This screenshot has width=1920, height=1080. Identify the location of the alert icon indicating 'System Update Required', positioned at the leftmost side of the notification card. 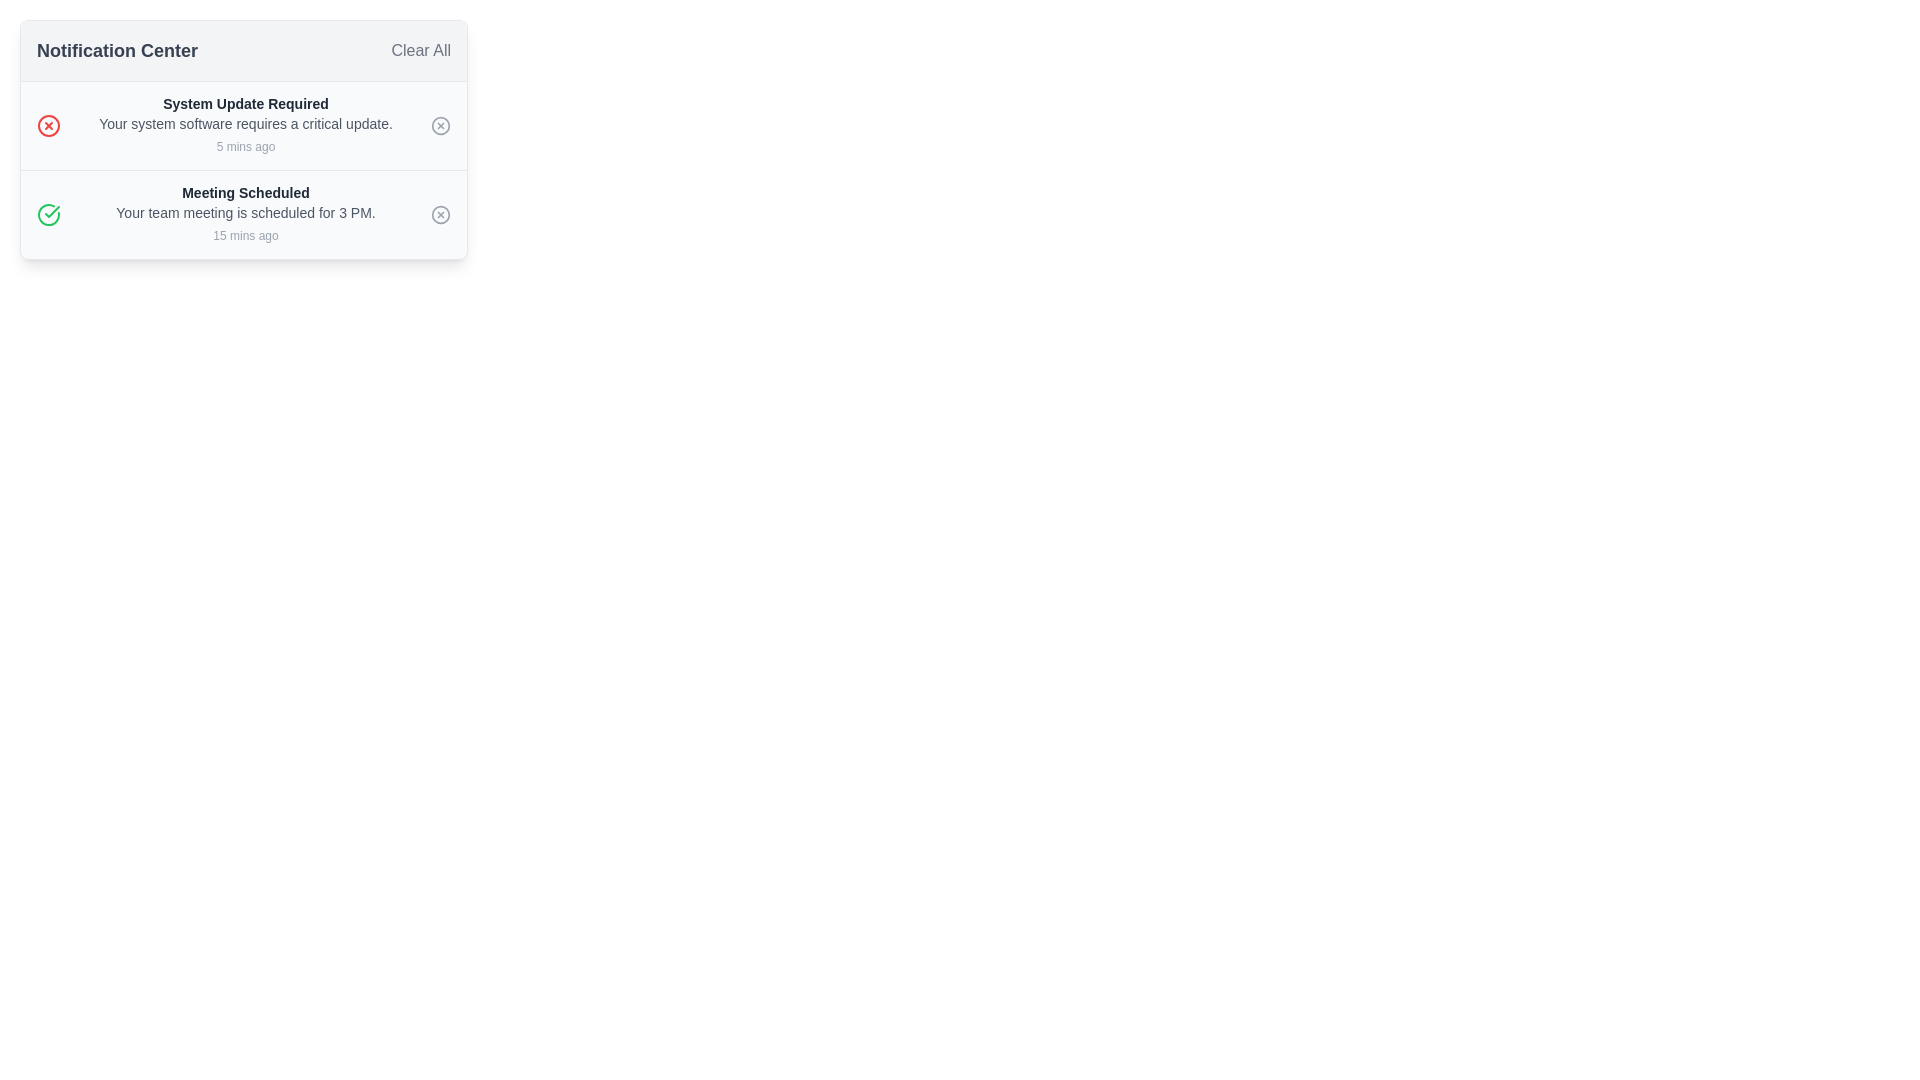
(48, 126).